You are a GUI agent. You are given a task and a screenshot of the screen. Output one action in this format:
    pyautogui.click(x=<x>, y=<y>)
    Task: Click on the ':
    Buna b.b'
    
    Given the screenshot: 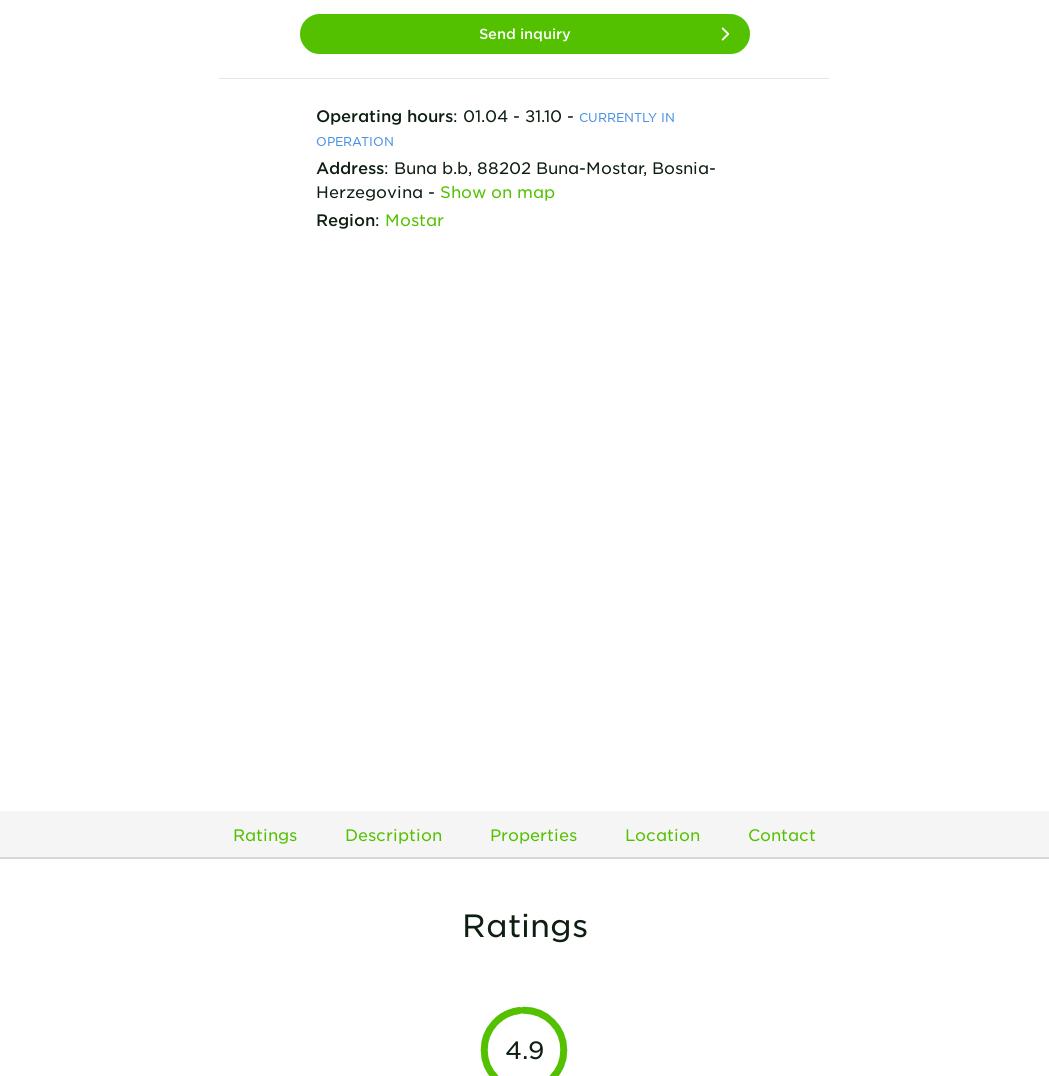 What is the action you would take?
    pyautogui.click(x=423, y=166)
    